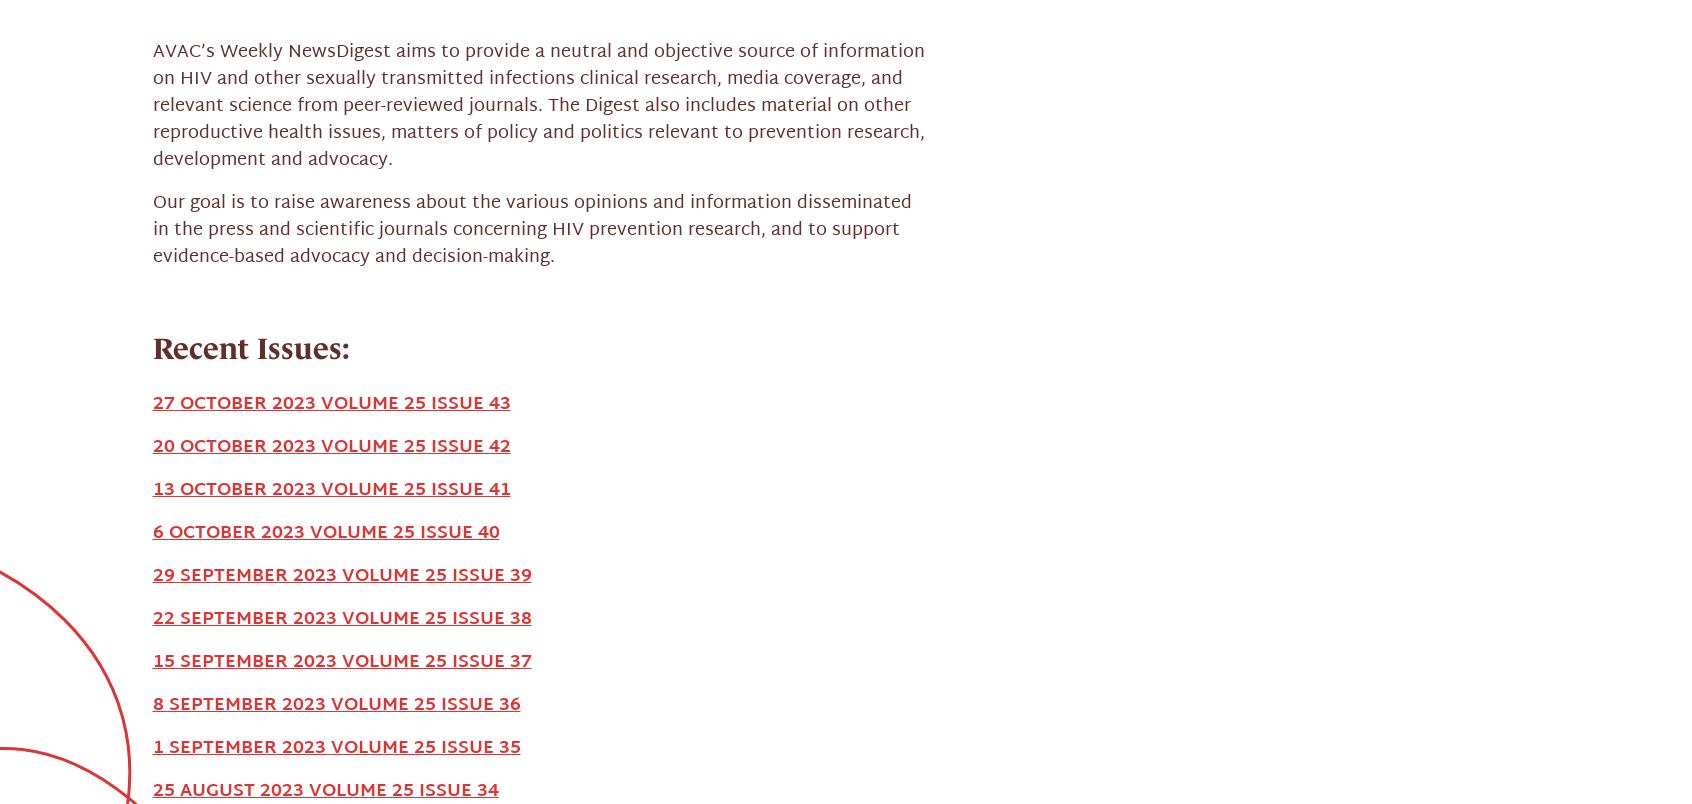  Describe the element at coordinates (329, 129) in the screenshot. I see `'13 OCTOBER 2023 VOLUME 25 ISSUE 41'` at that location.